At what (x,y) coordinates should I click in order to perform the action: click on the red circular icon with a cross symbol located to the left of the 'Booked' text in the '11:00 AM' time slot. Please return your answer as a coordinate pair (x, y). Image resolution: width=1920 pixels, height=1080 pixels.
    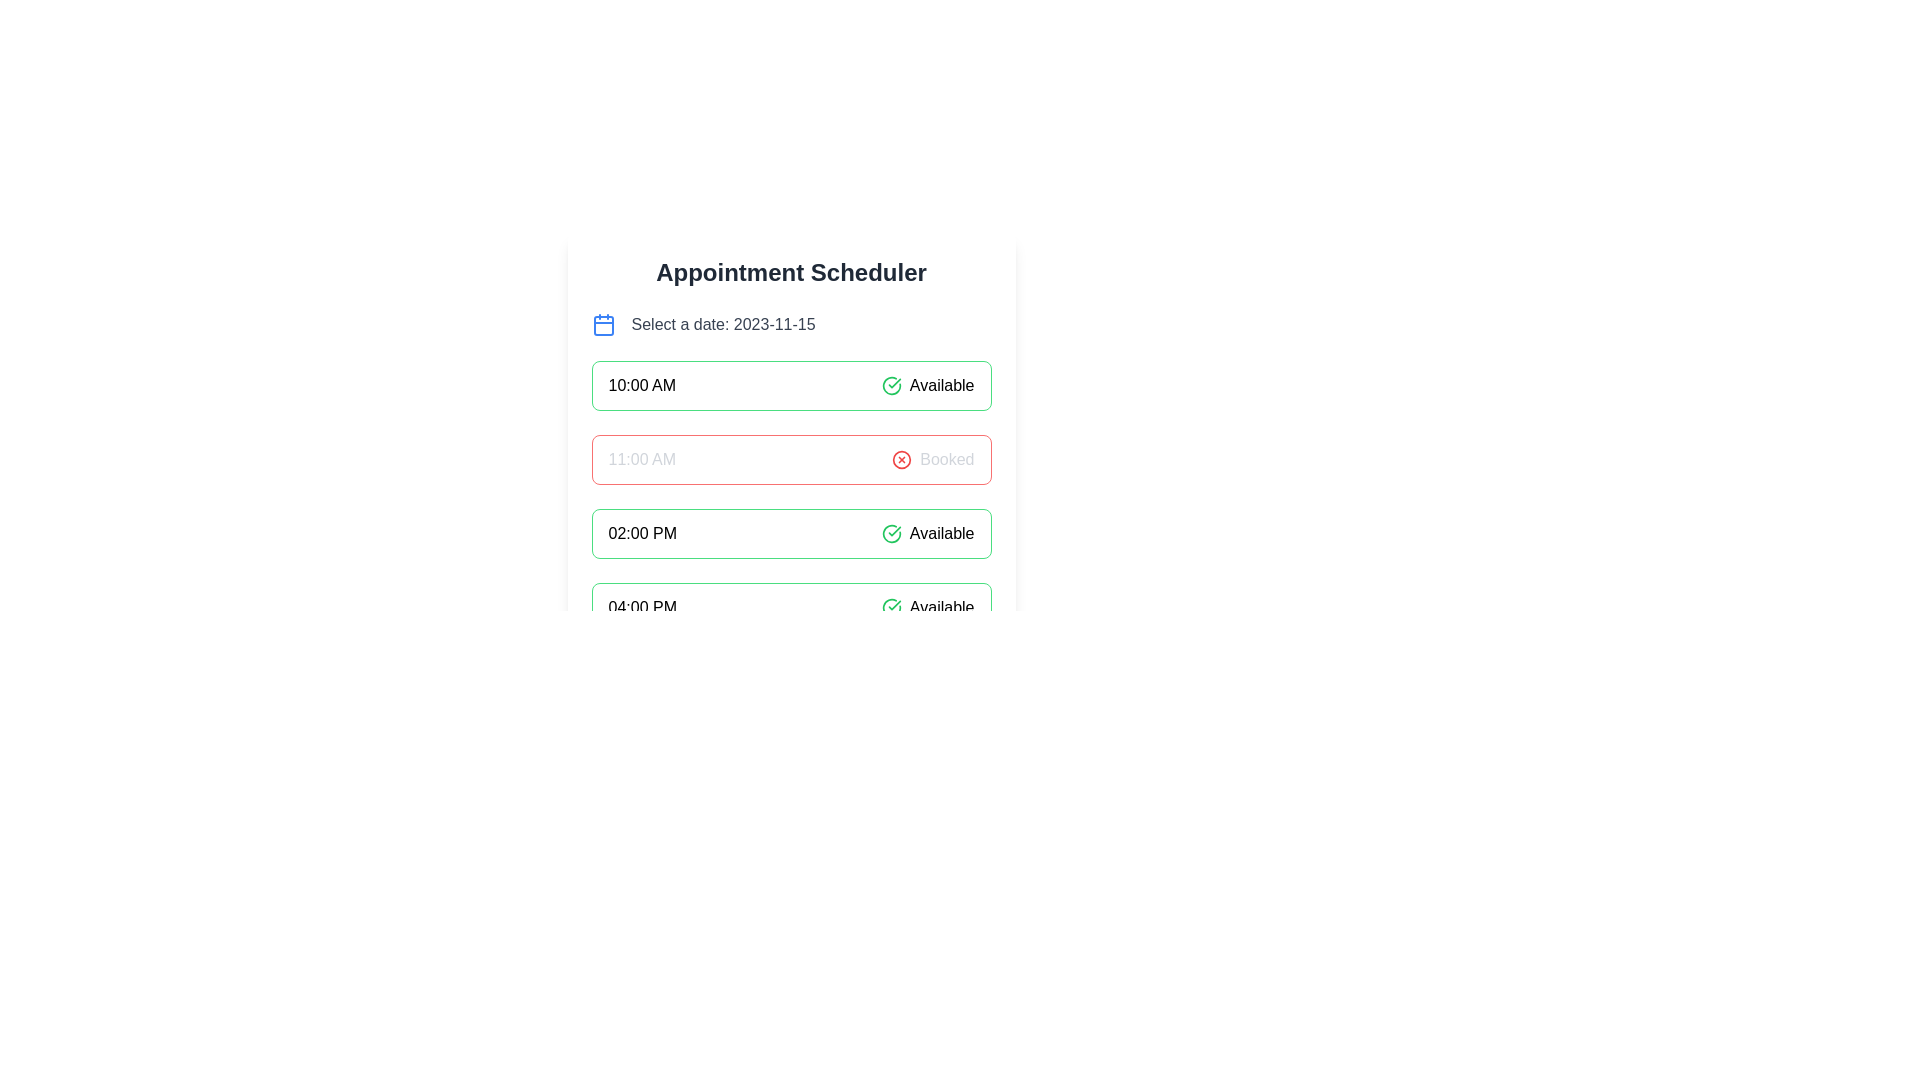
    Looking at the image, I should click on (901, 459).